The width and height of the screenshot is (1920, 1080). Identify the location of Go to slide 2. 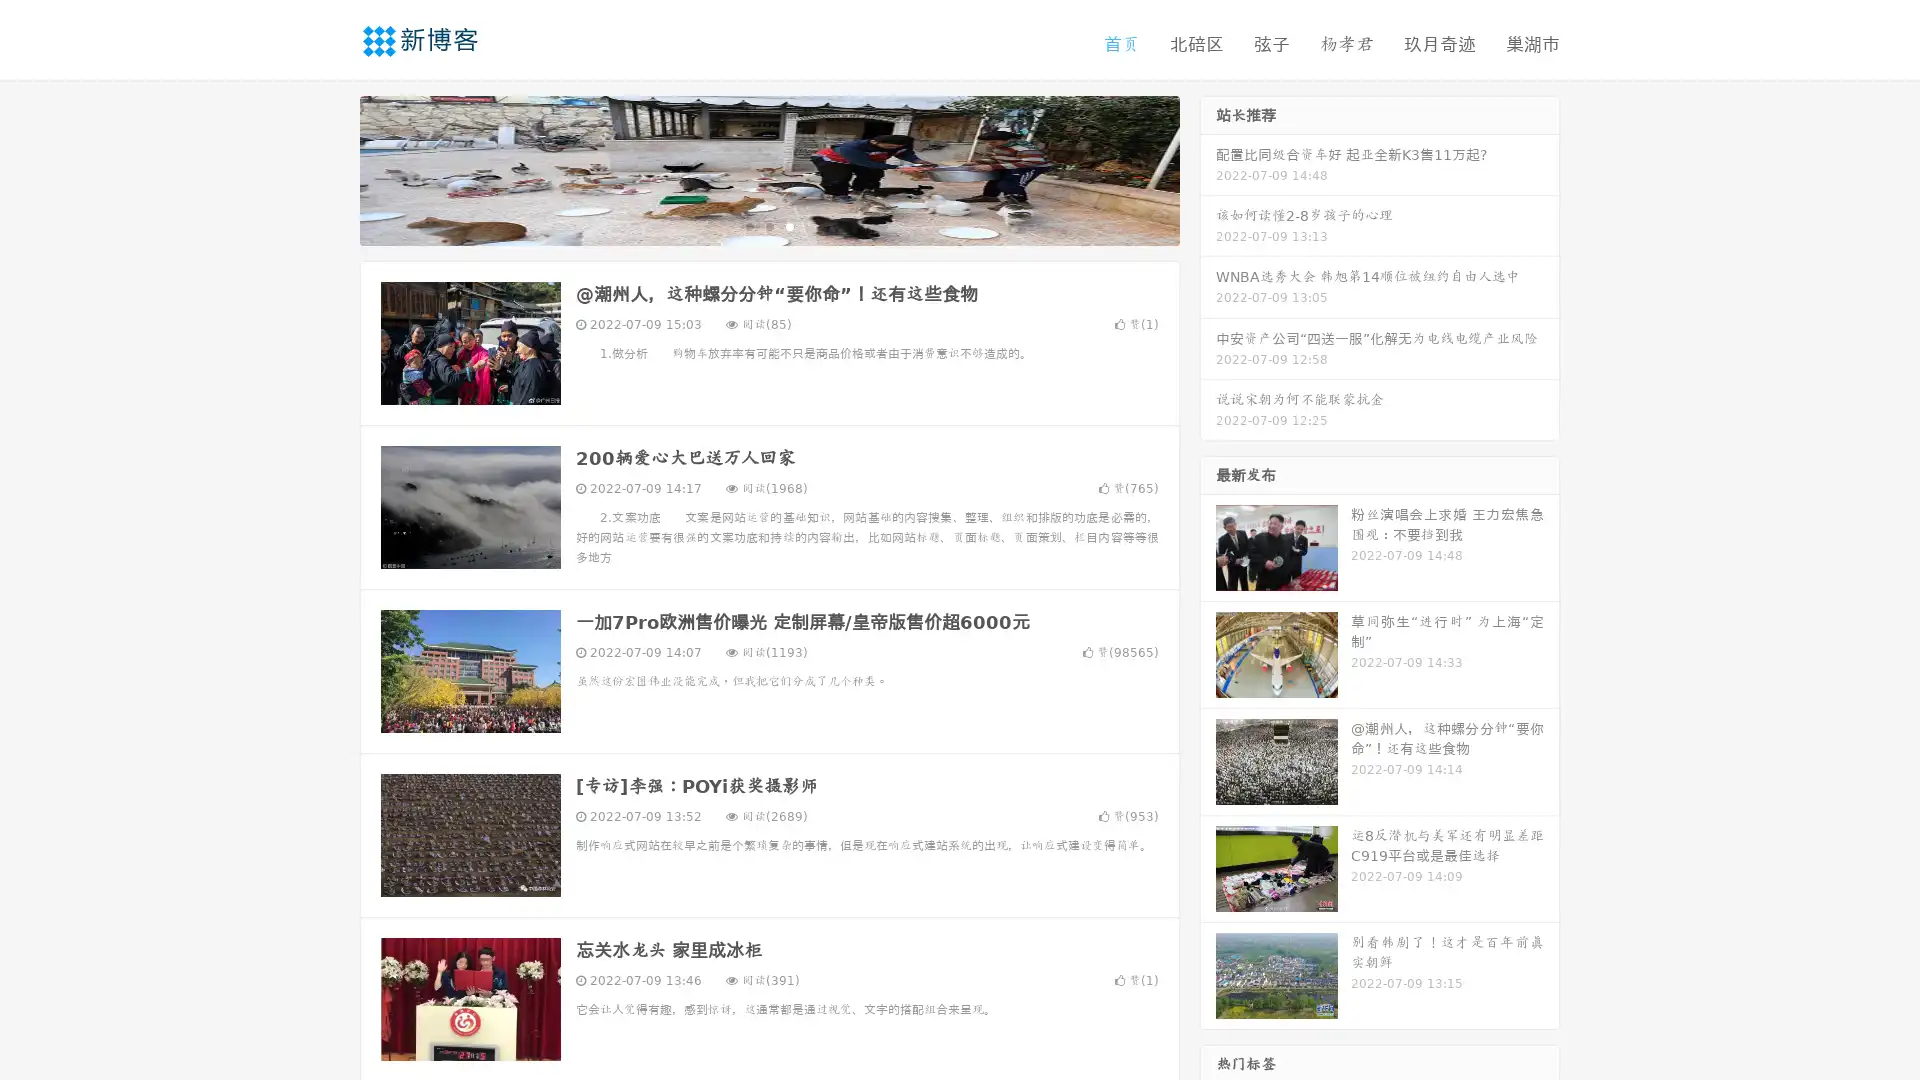
(768, 225).